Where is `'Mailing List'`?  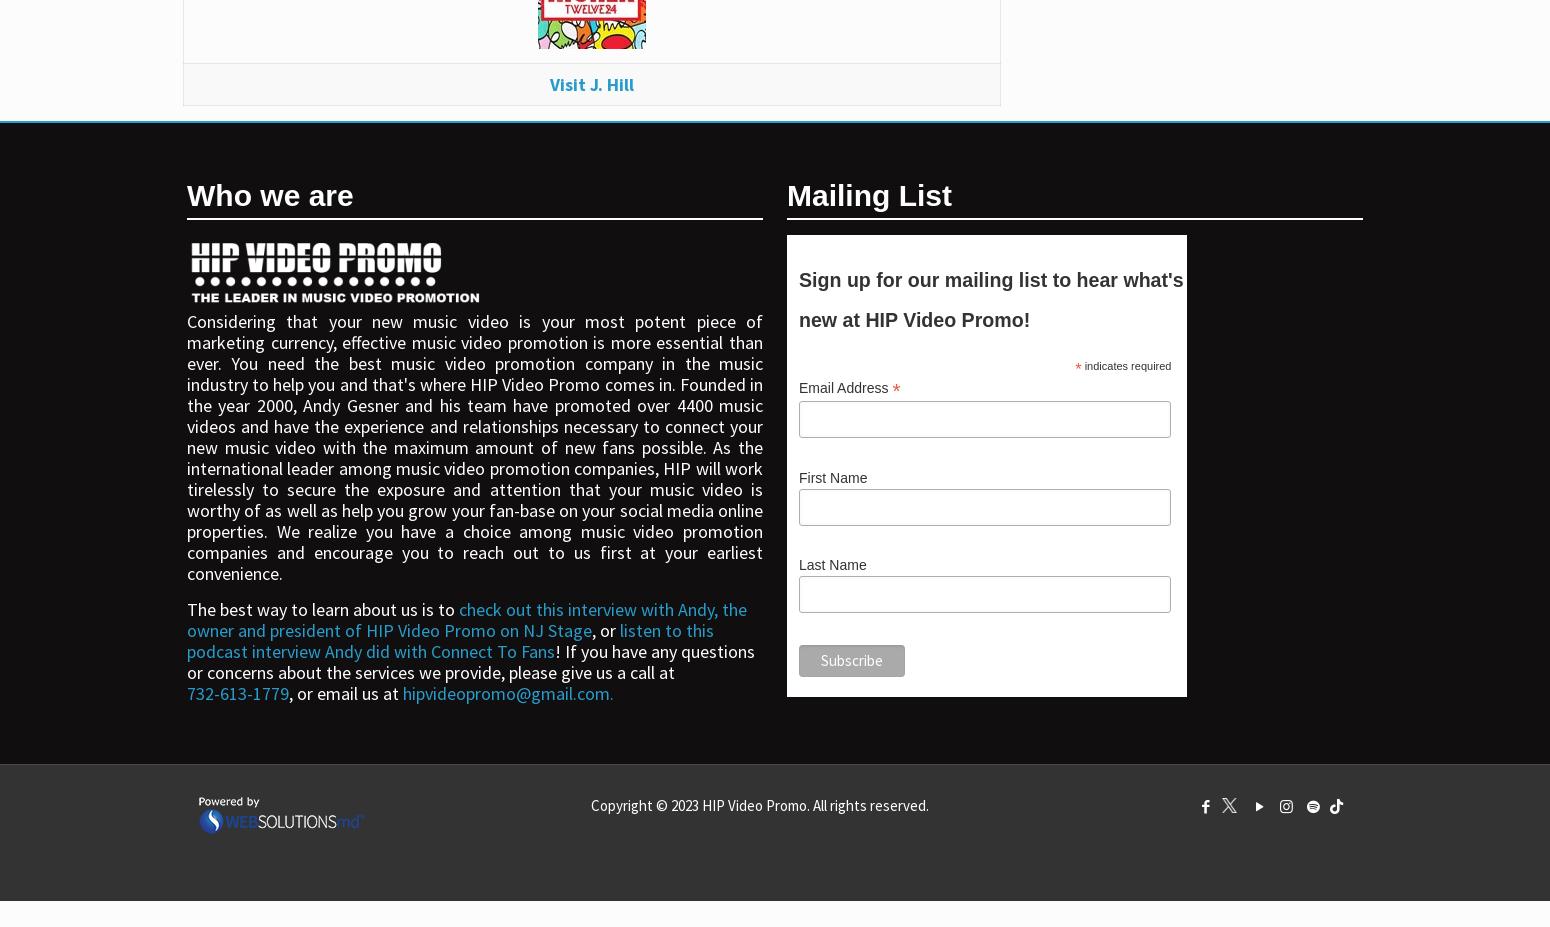 'Mailing List' is located at coordinates (869, 194).